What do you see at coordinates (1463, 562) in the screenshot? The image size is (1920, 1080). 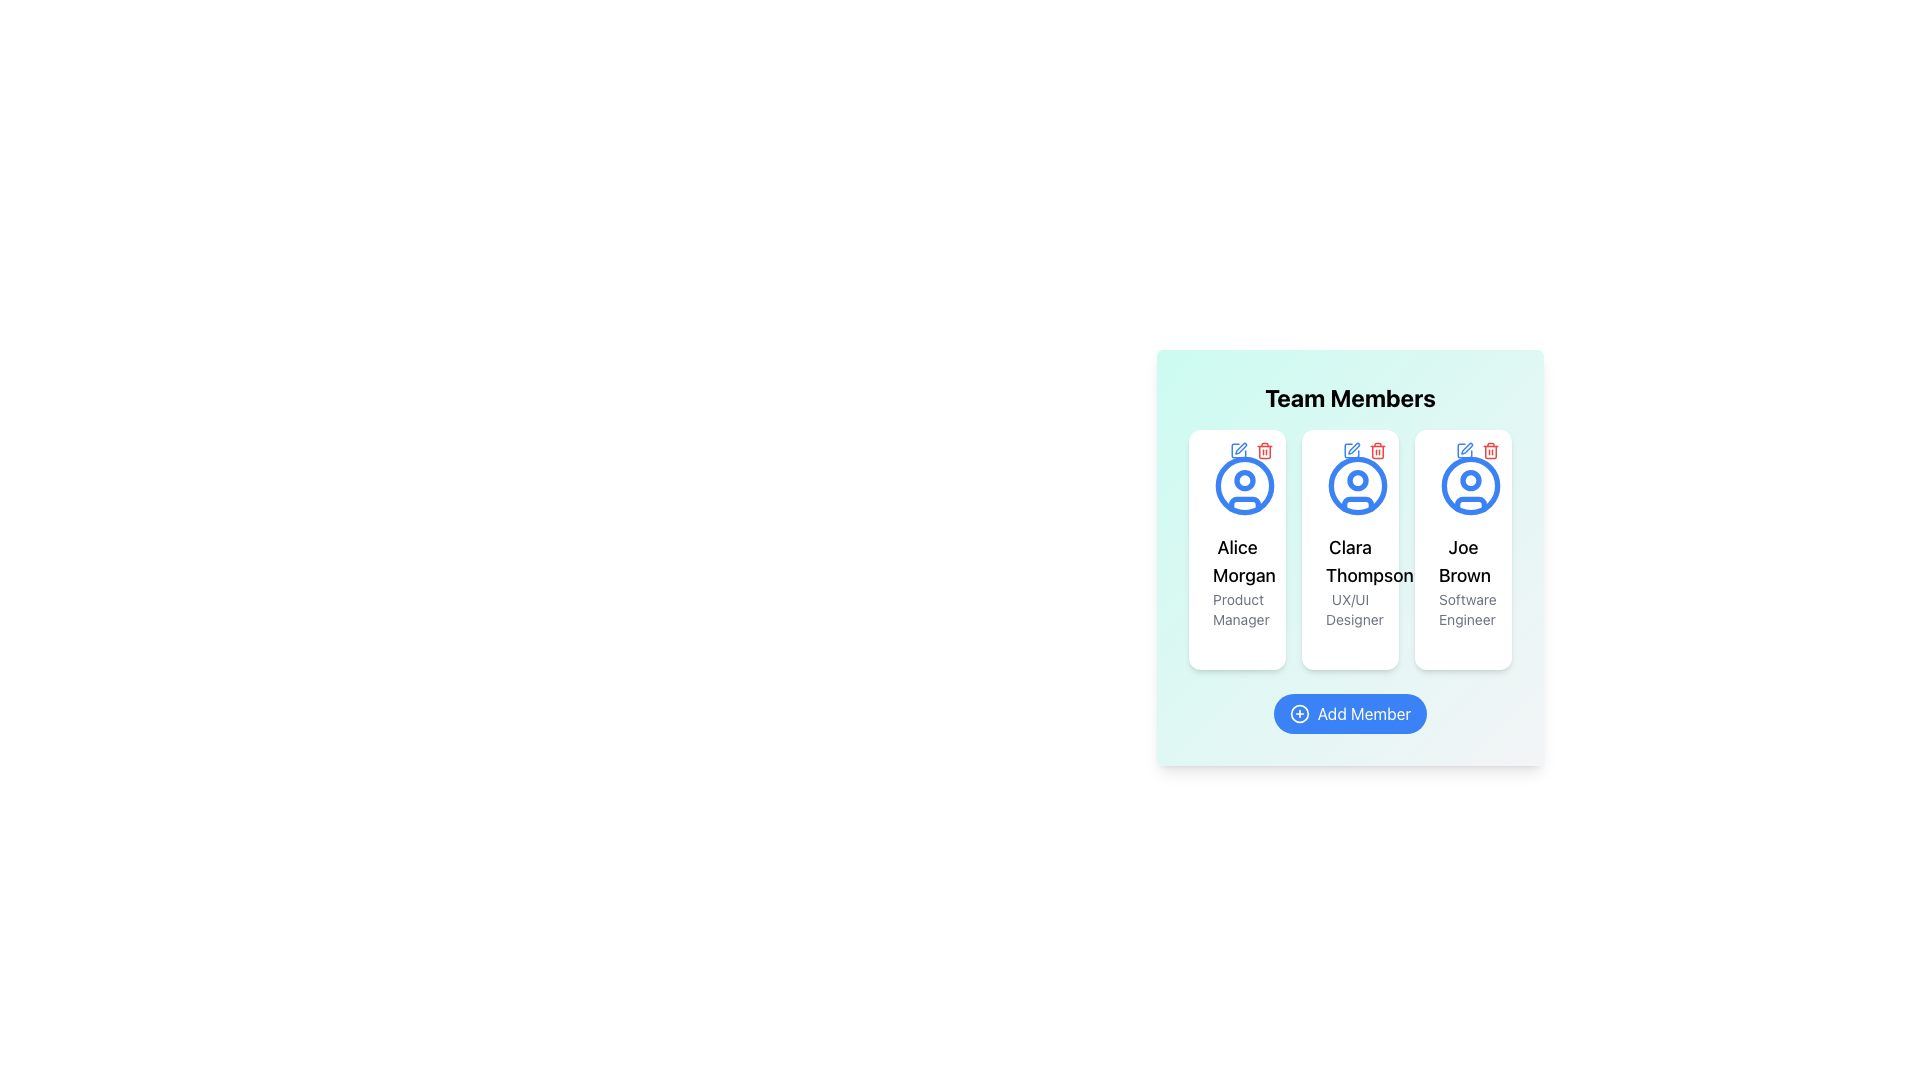 I see `name 'Joe Brown' displayed prominently in bold text as the second line within the profile card of the team member, located under the avatar and following the title 'Software Engineer'` at bounding box center [1463, 562].